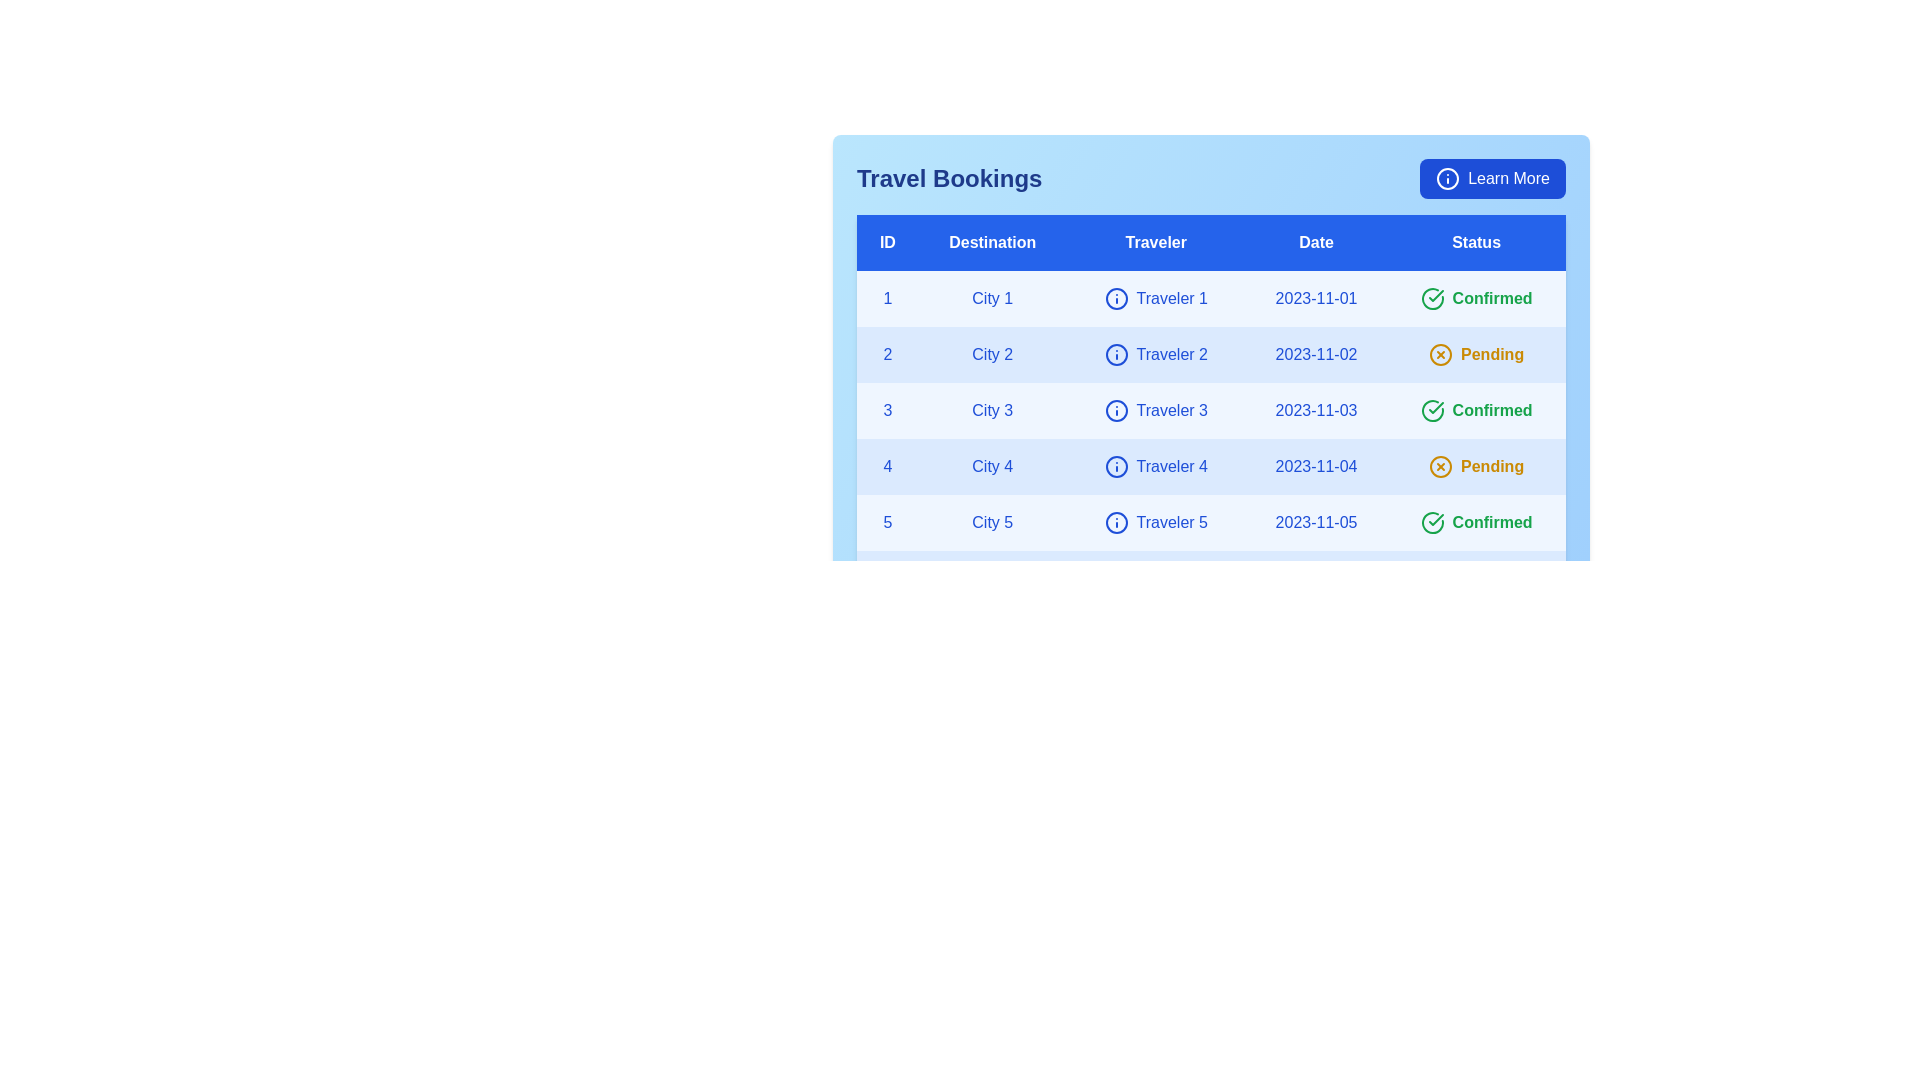 This screenshot has height=1080, width=1920. What do you see at coordinates (1115, 299) in the screenshot?
I see `the 'Info' icon next to the traveler's name for traveler 1` at bounding box center [1115, 299].